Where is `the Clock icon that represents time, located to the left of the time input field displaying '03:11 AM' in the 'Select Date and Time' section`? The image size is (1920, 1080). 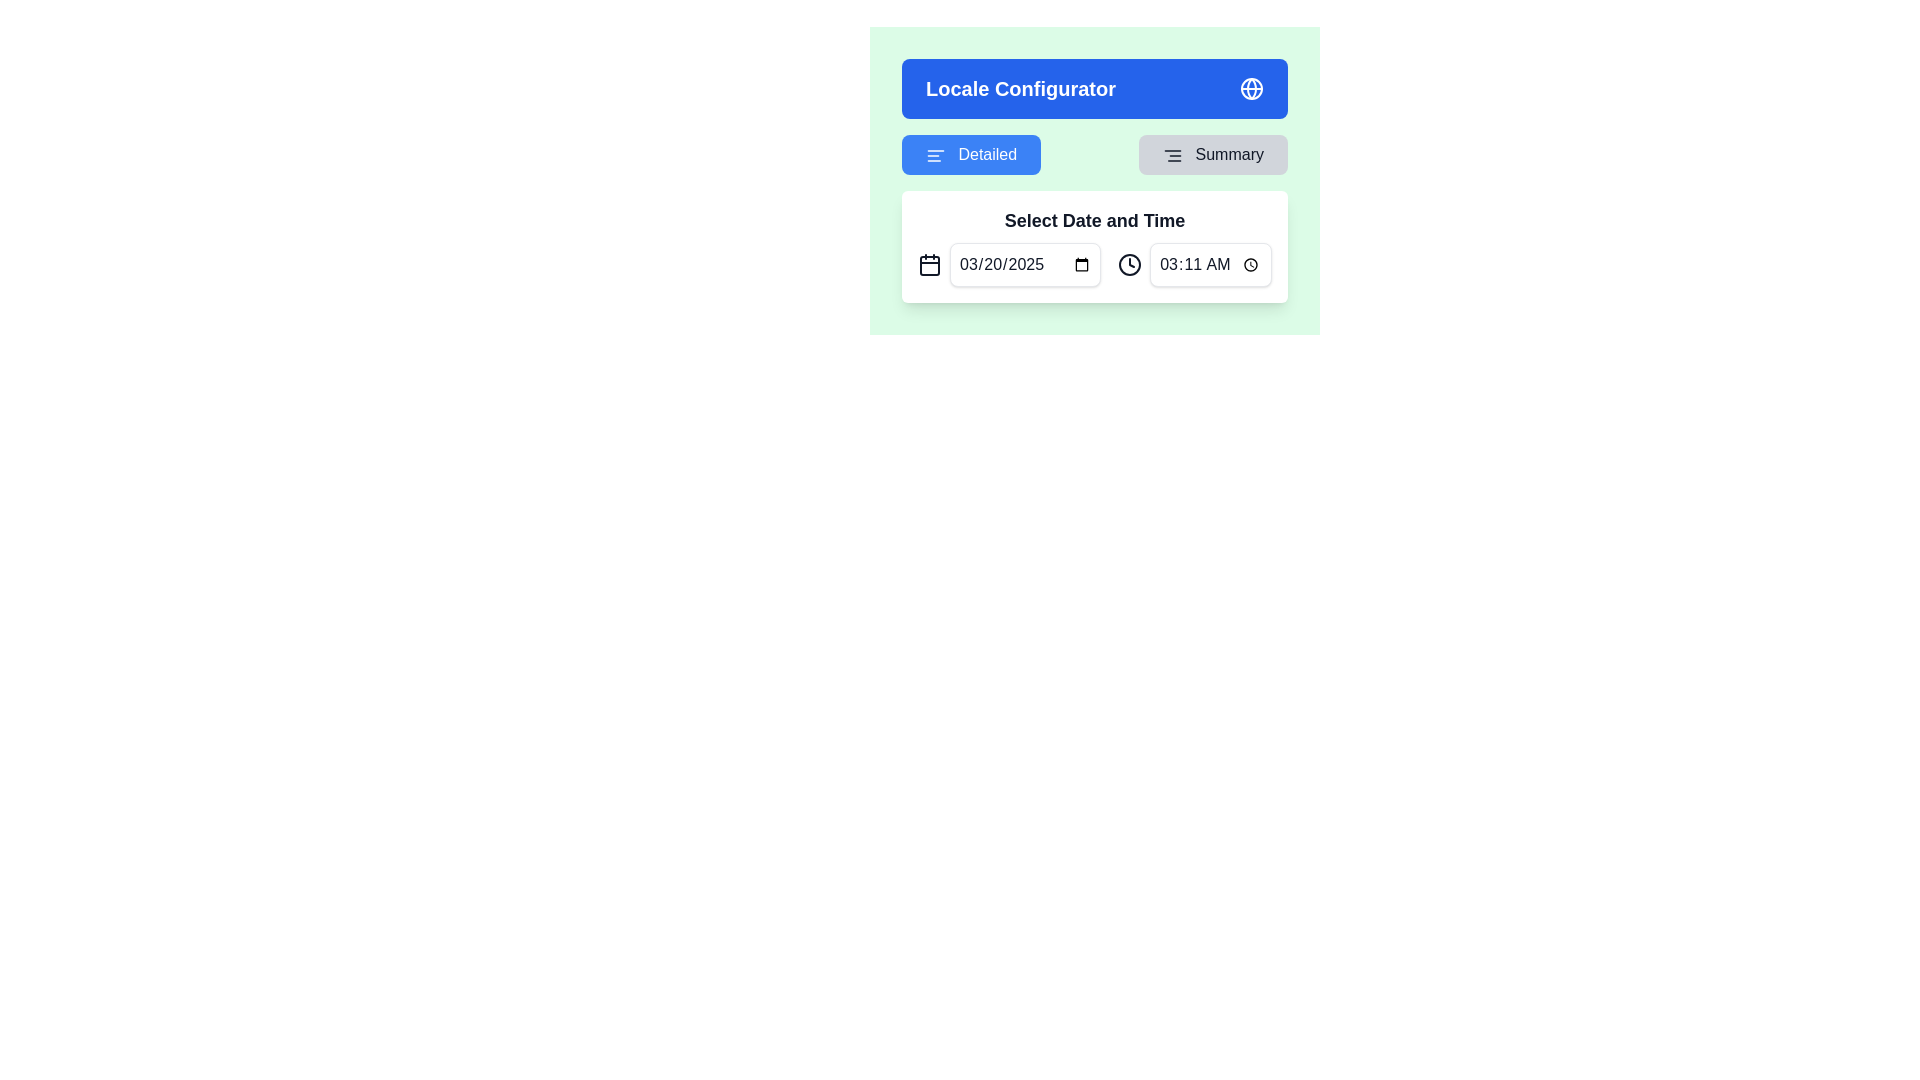 the Clock icon that represents time, located to the left of the time input field displaying '03:11 AM' in the 'Select Date and Time' section is located at coordinates (1130, 264).